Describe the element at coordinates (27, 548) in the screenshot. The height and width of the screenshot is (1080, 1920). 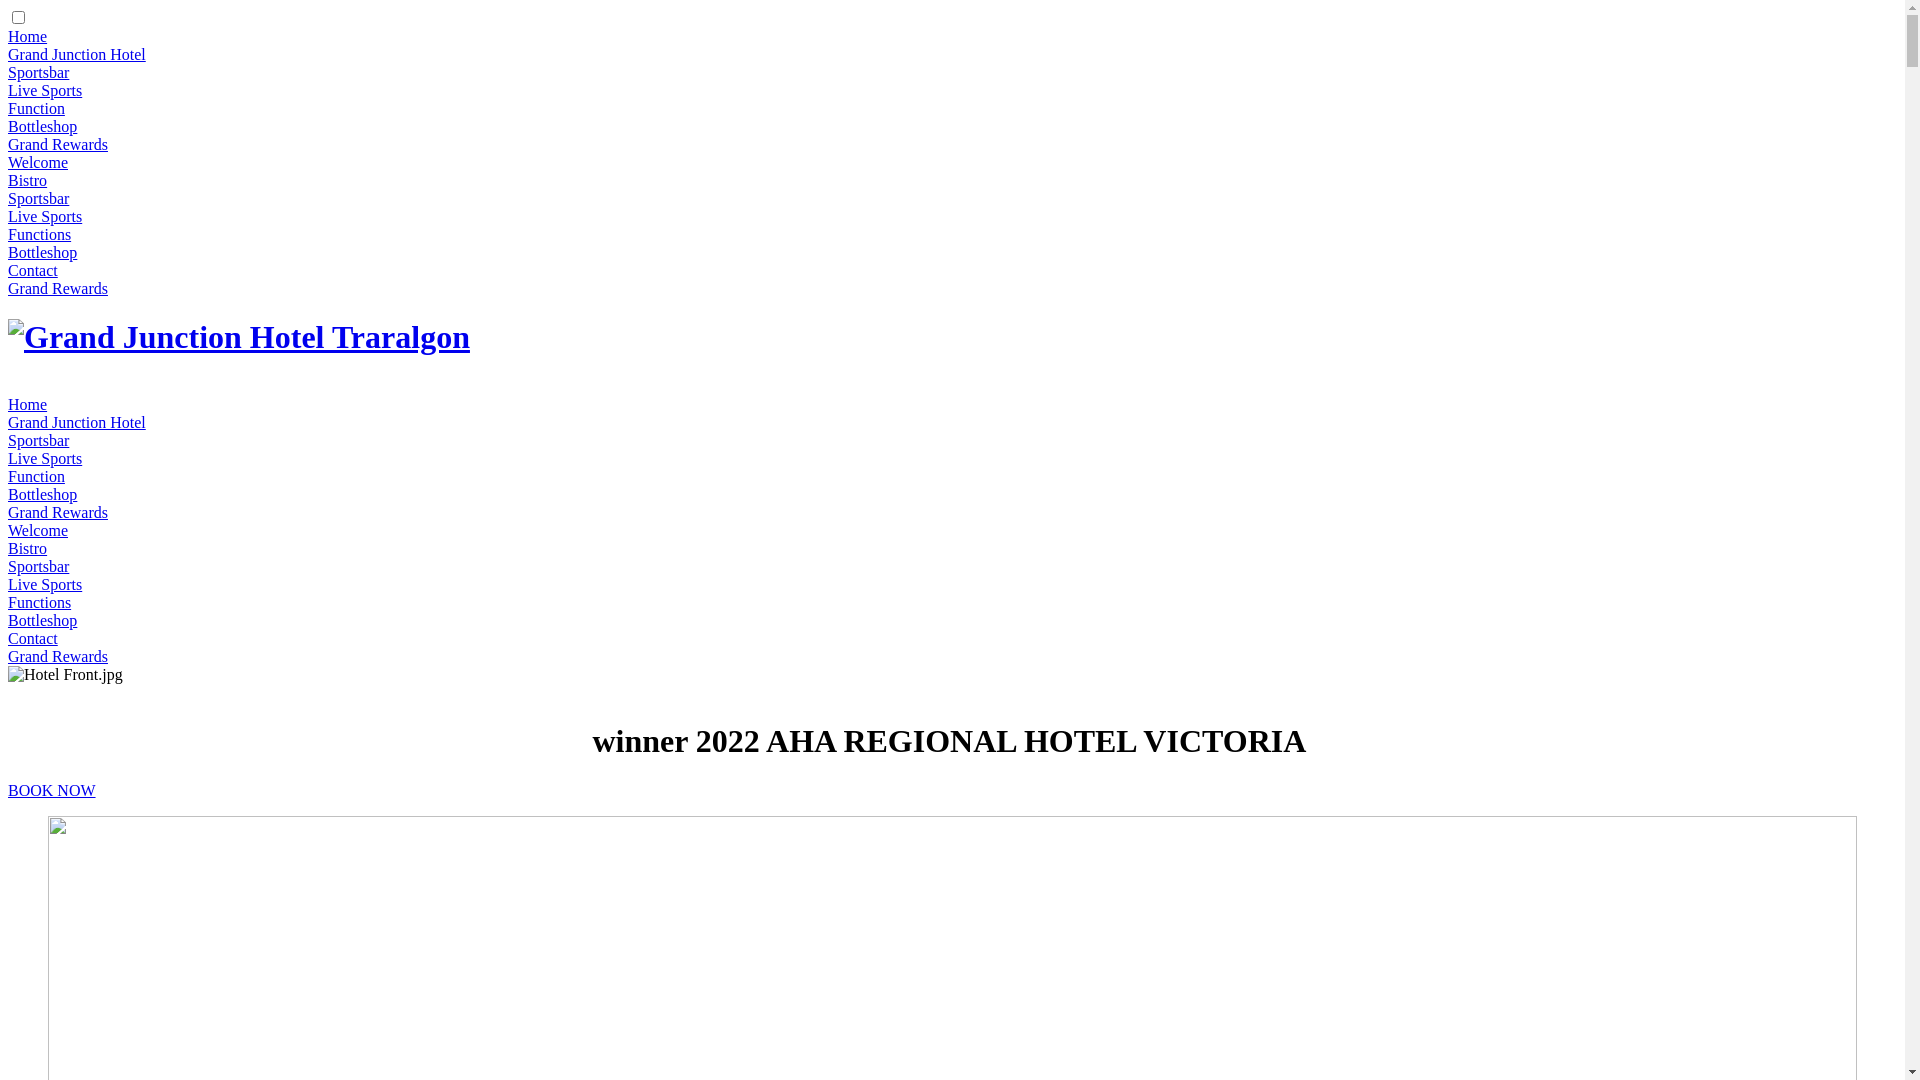
I see `'Bistro'` at that location.